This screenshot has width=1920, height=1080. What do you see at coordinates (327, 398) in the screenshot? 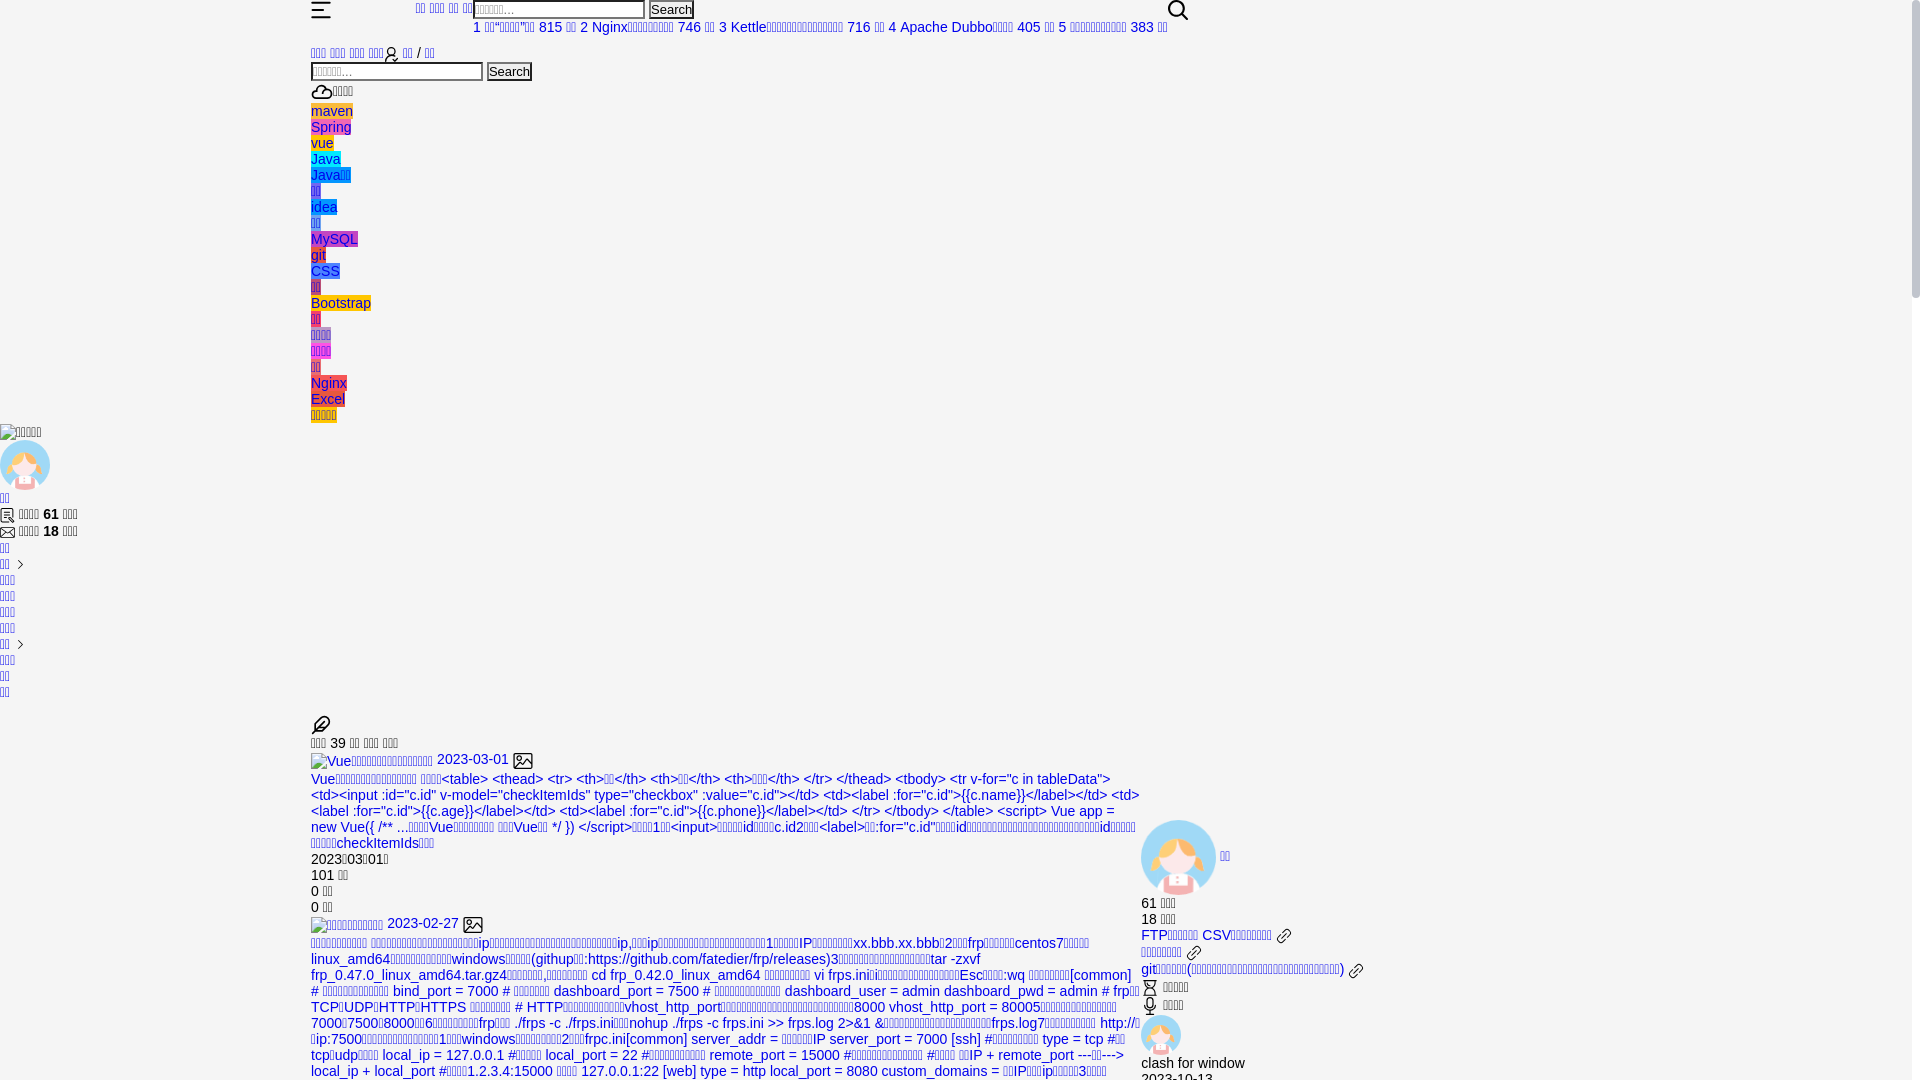
I see `'Excel'` at bounding box center [327, 398].